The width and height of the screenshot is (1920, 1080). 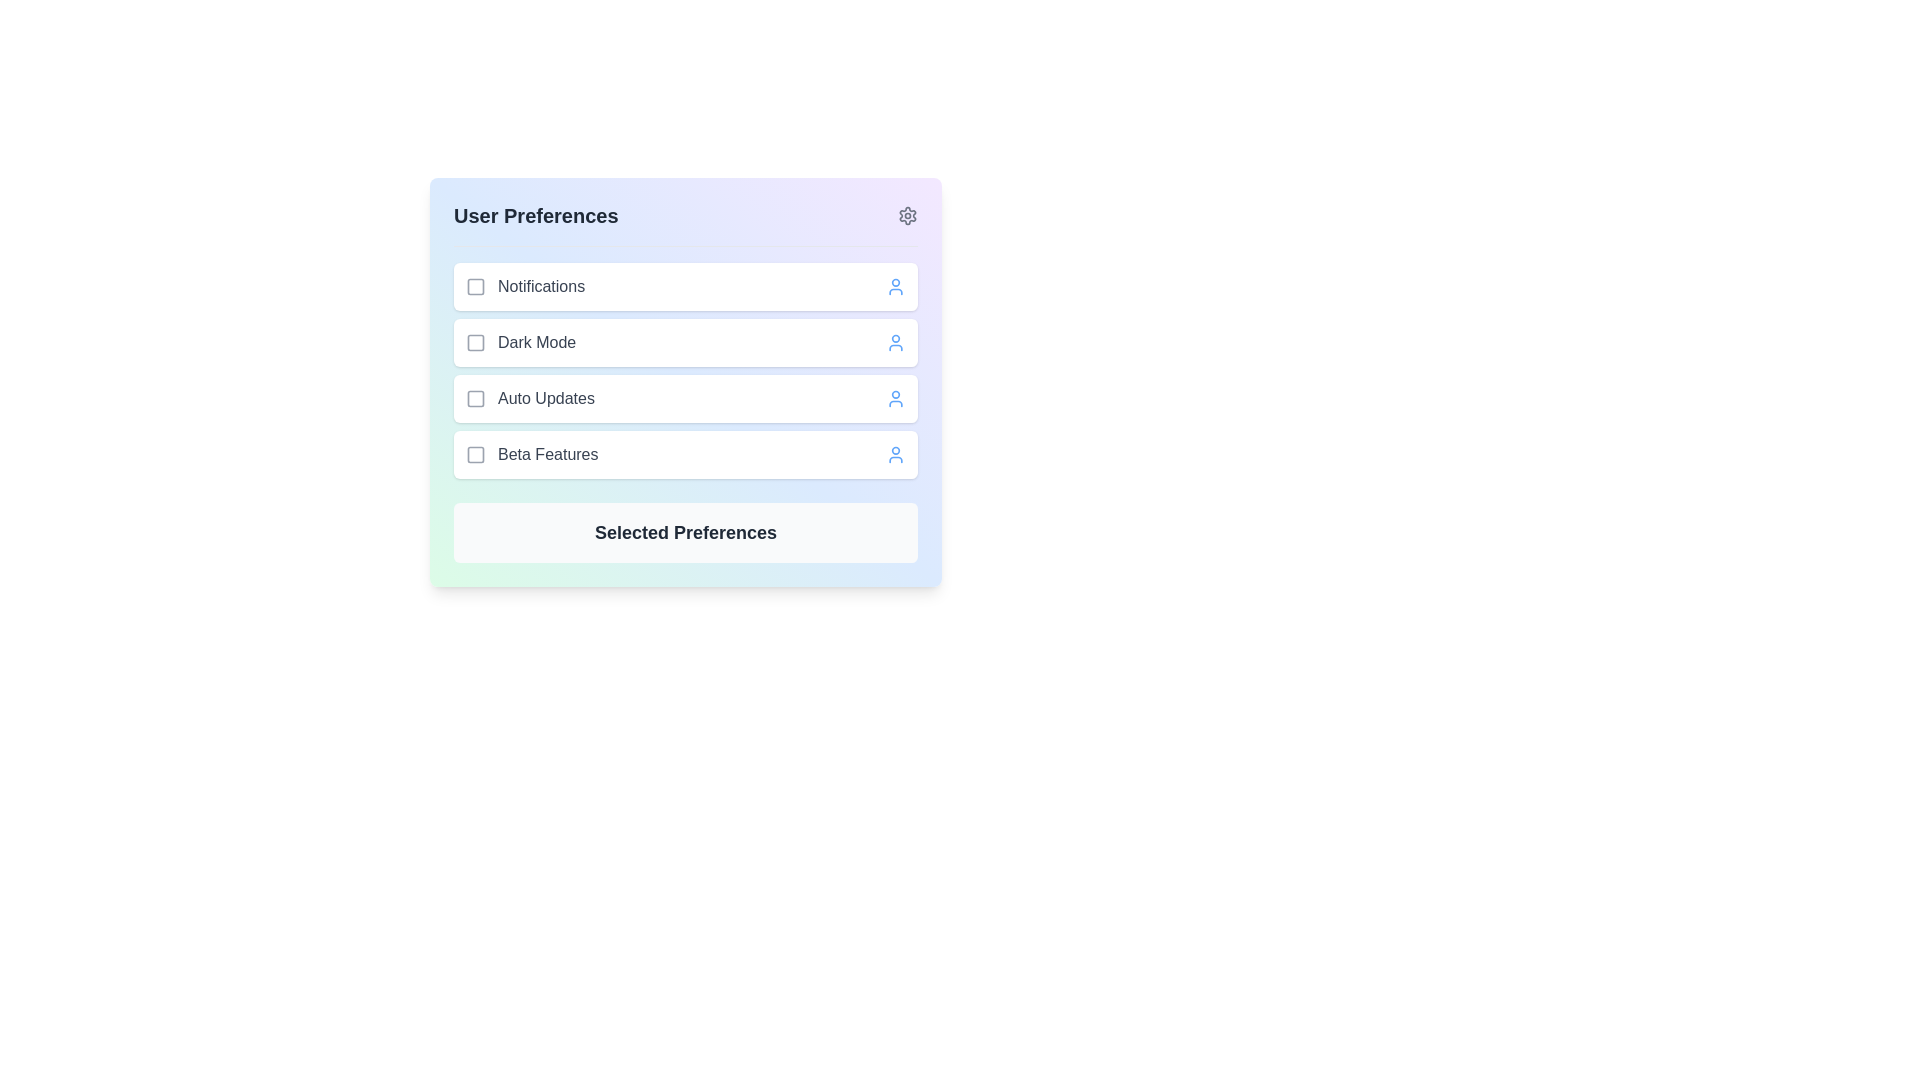 I want to click on the checkbox state indicator element representing the 'Auto Updates' preference, so click(x=474, y=398).